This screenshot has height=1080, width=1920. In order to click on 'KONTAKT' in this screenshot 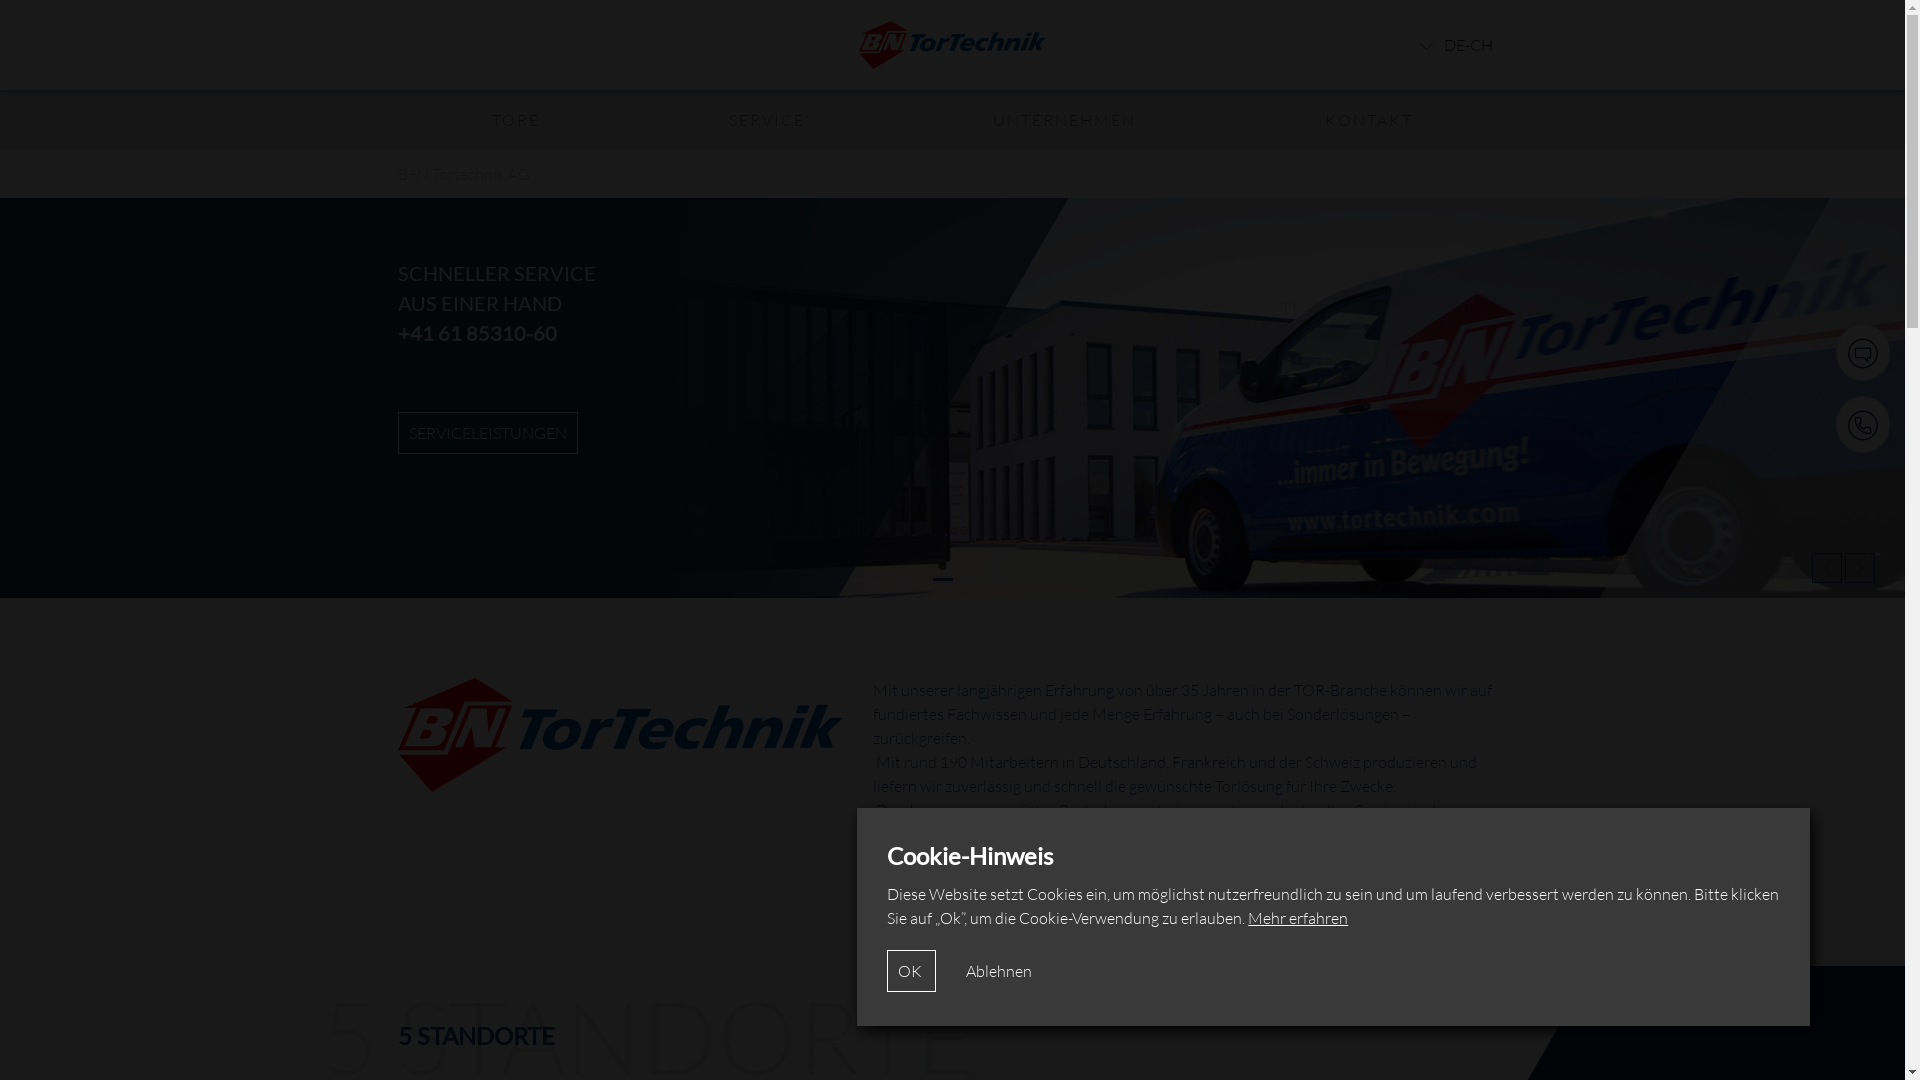, I will do `click(1367, 119)`.